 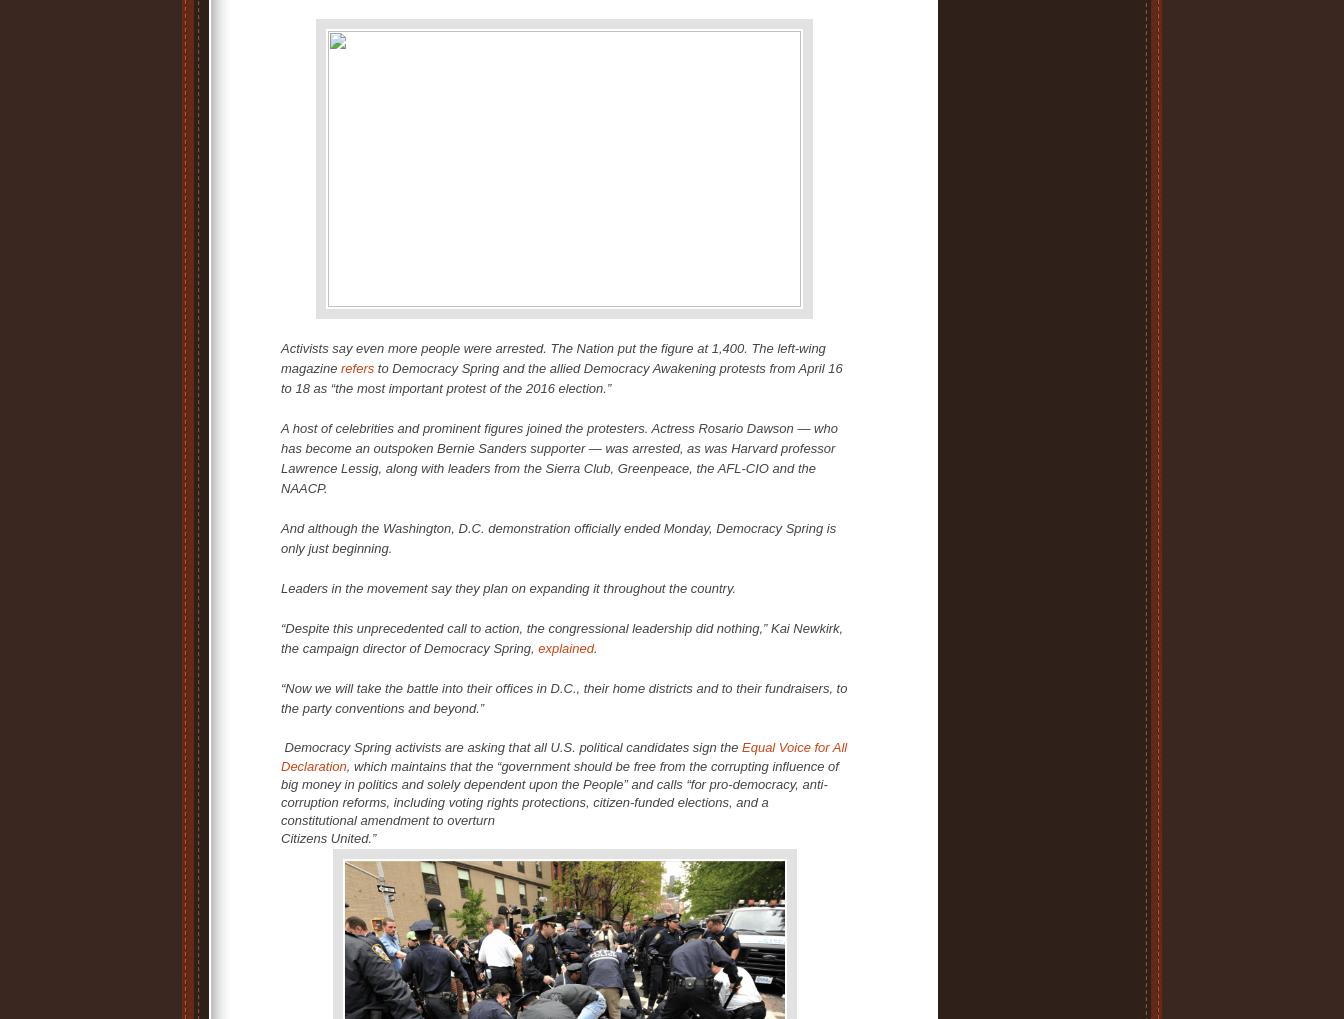 What do you see at coordinates (559, 792) in the screenshot?
I see `', which maintains that the “government should be free from the corrupting influence of big money in politics and solely dependent upon the People” and calls “for pro-democracy, anti-corruption reforms, including voting rights protections, citizen-funded elections, and a constitutional amendment to overturn'` at bounding box center [559, 792].